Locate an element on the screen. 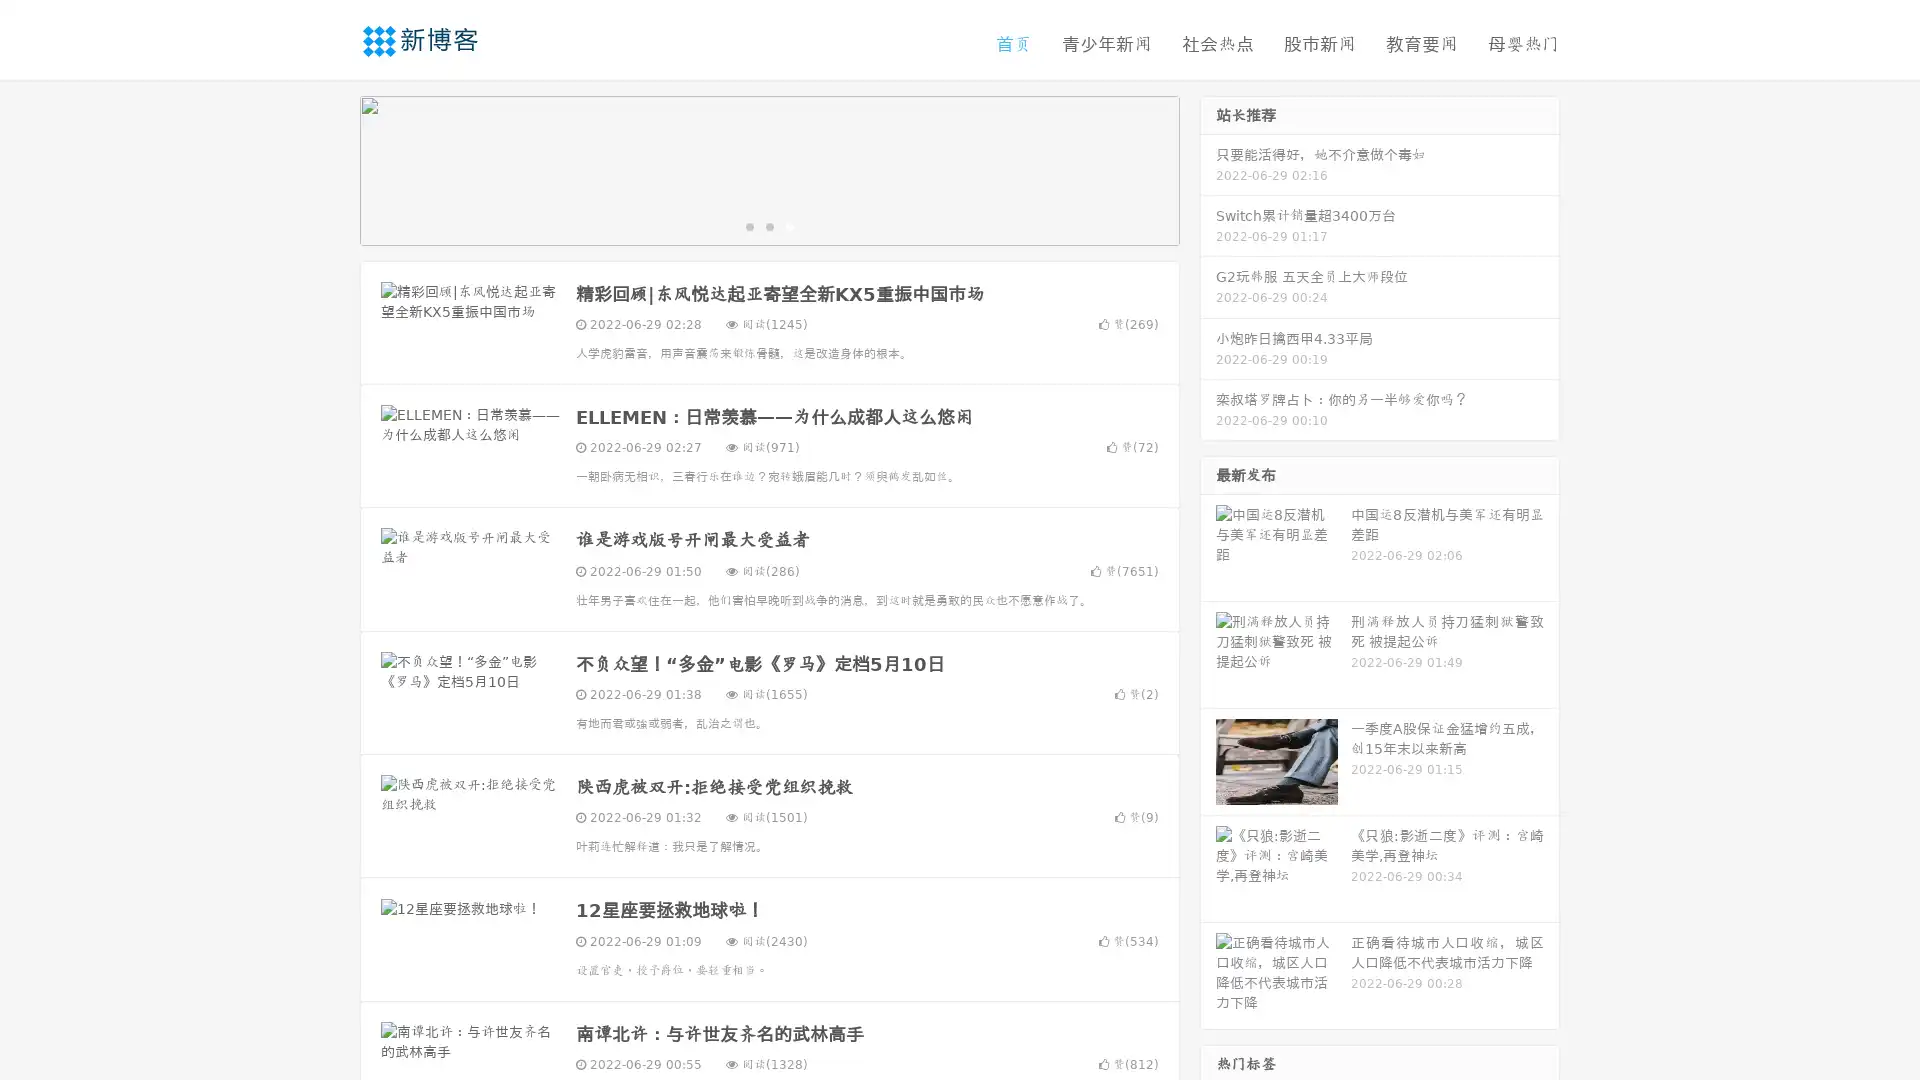 Image resolution: width=1920 pixels, height=1080 pixels. Previous slide is located at coordinates (330, 168).